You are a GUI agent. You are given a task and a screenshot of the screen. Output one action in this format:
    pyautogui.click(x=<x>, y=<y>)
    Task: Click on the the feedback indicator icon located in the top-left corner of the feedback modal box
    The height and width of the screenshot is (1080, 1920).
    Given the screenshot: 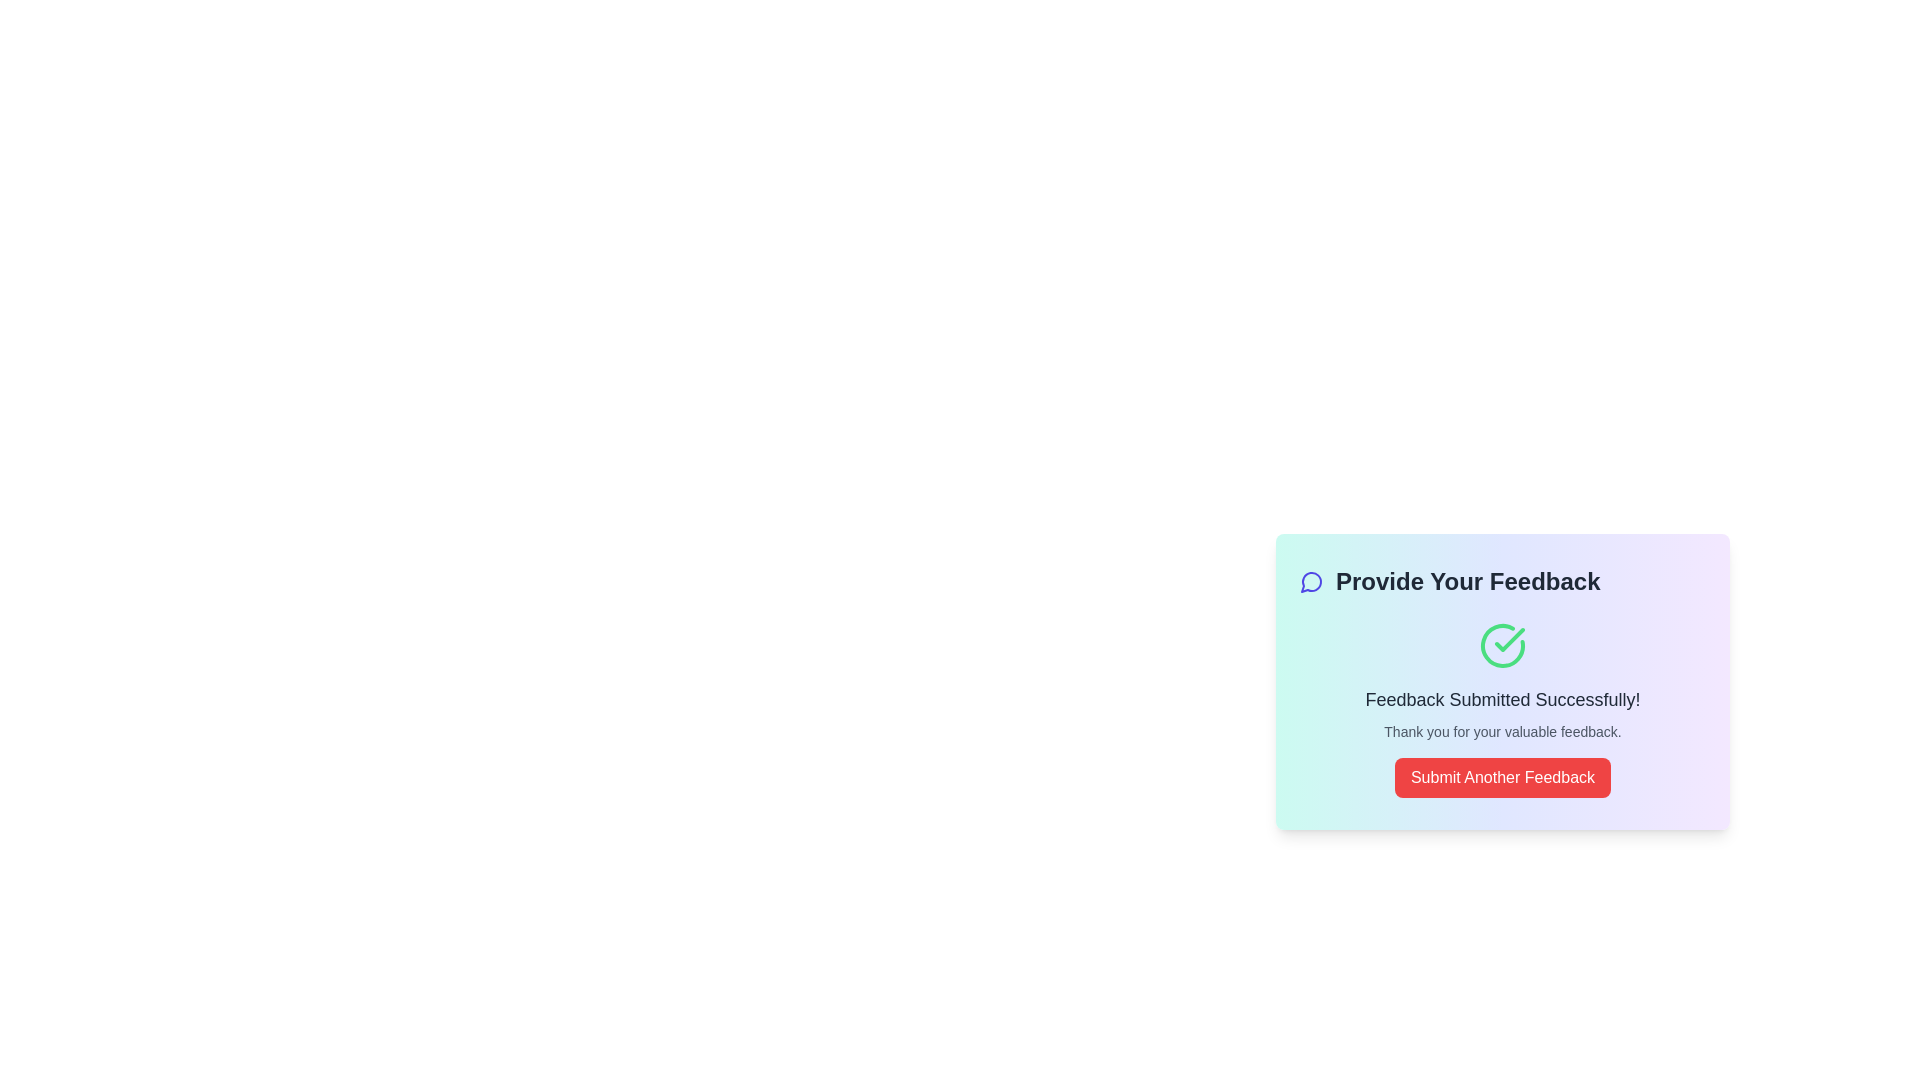 What is the action you would take?
    pyautogui.click(x=1311, y=582)
    